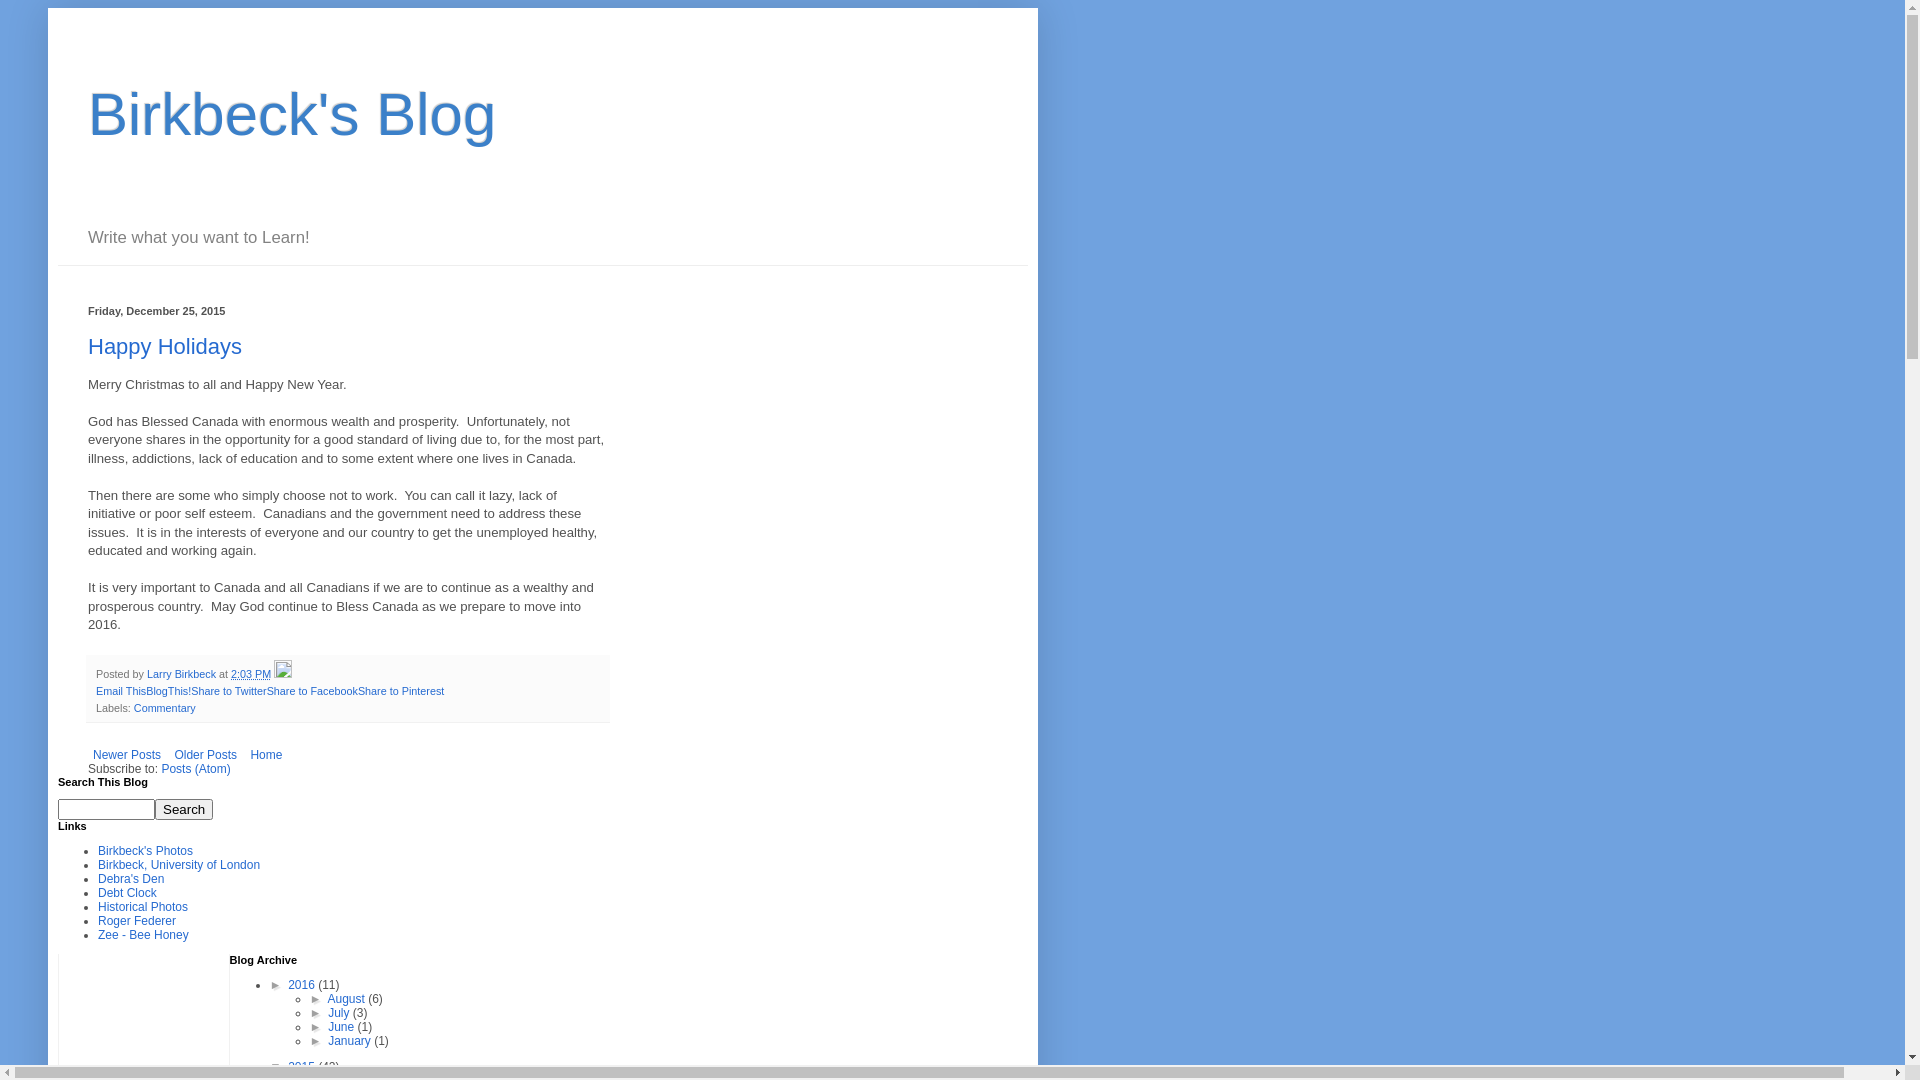  Describe the element at coordinates (105, 808) in the screenshot. I see `'search'` at that location.